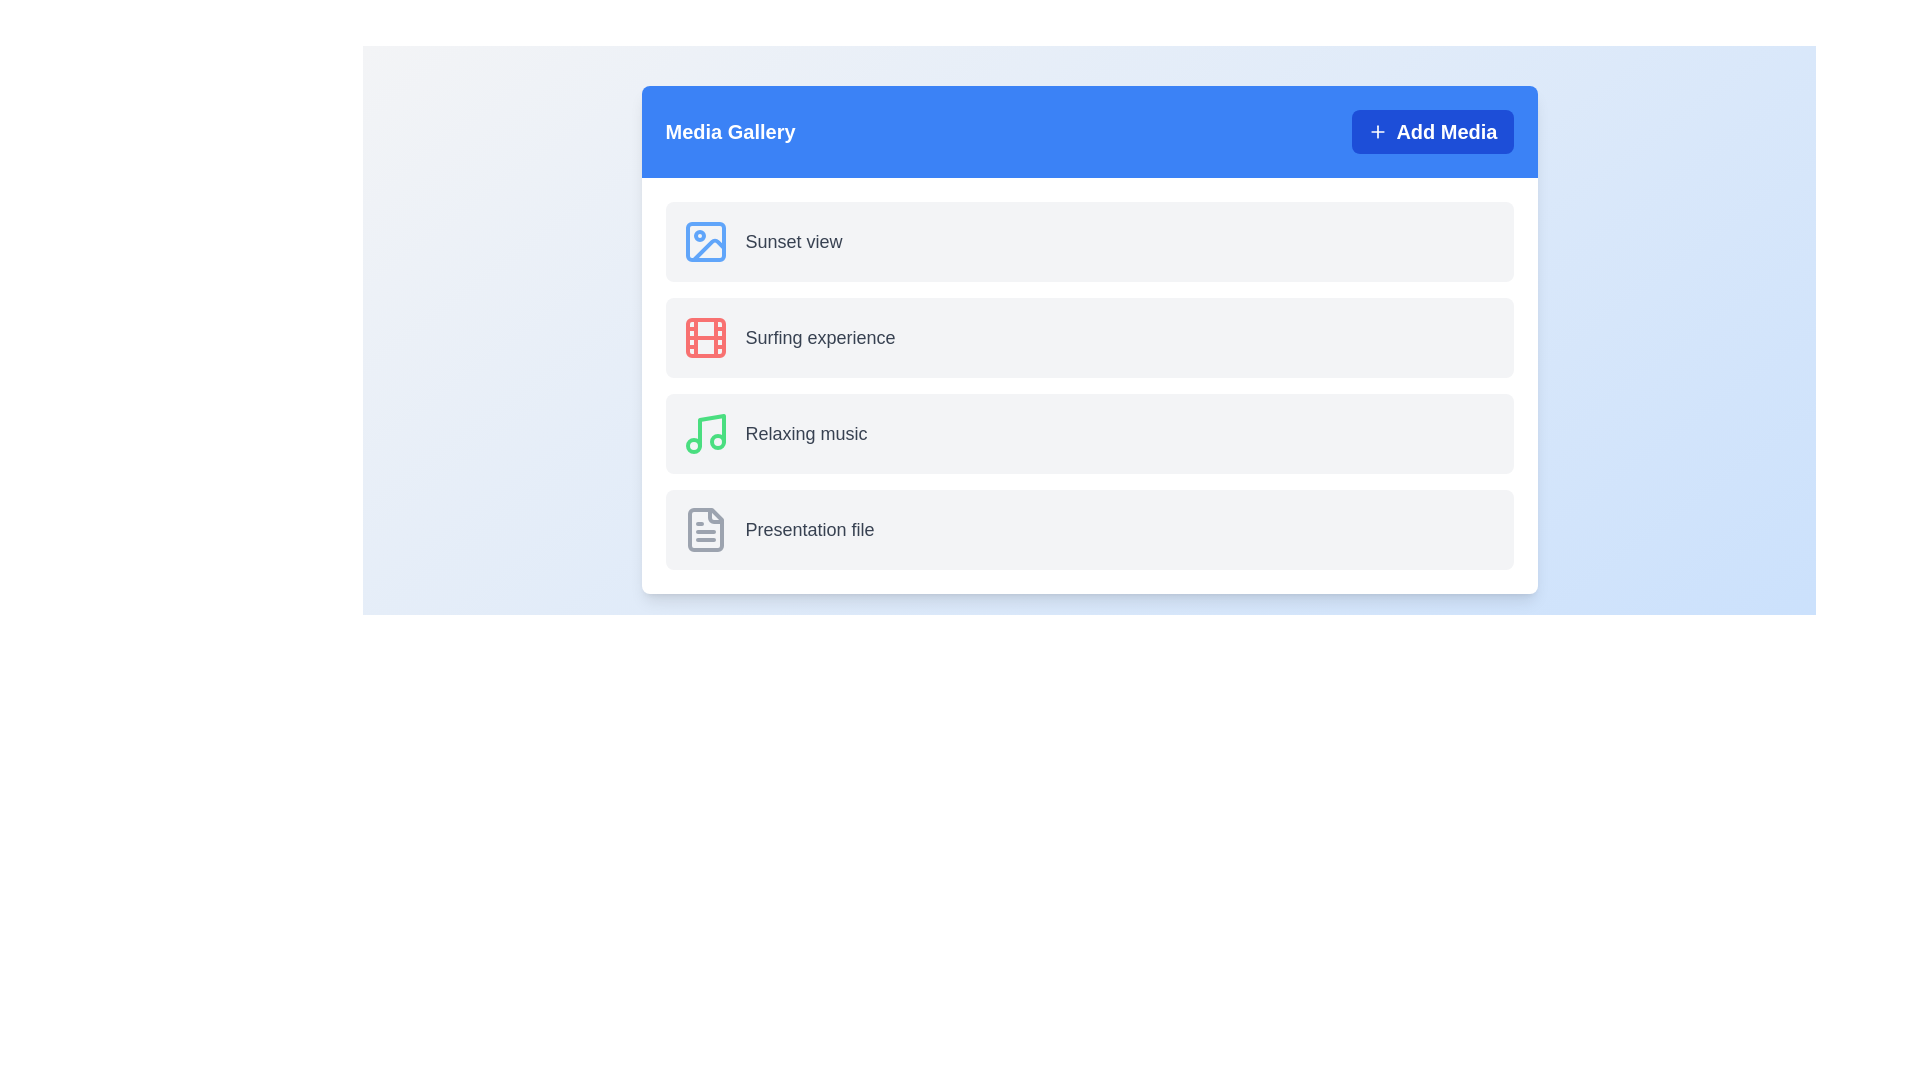 The width and height of the screenshot is (1920, 1080). What do you see at coordinates (693, 445) in the screenshot?
I see `the second SVG Circle in the media gallery interface that is part of the decorative icon for 'Relaxing music'` at bounding box center [693, 445].